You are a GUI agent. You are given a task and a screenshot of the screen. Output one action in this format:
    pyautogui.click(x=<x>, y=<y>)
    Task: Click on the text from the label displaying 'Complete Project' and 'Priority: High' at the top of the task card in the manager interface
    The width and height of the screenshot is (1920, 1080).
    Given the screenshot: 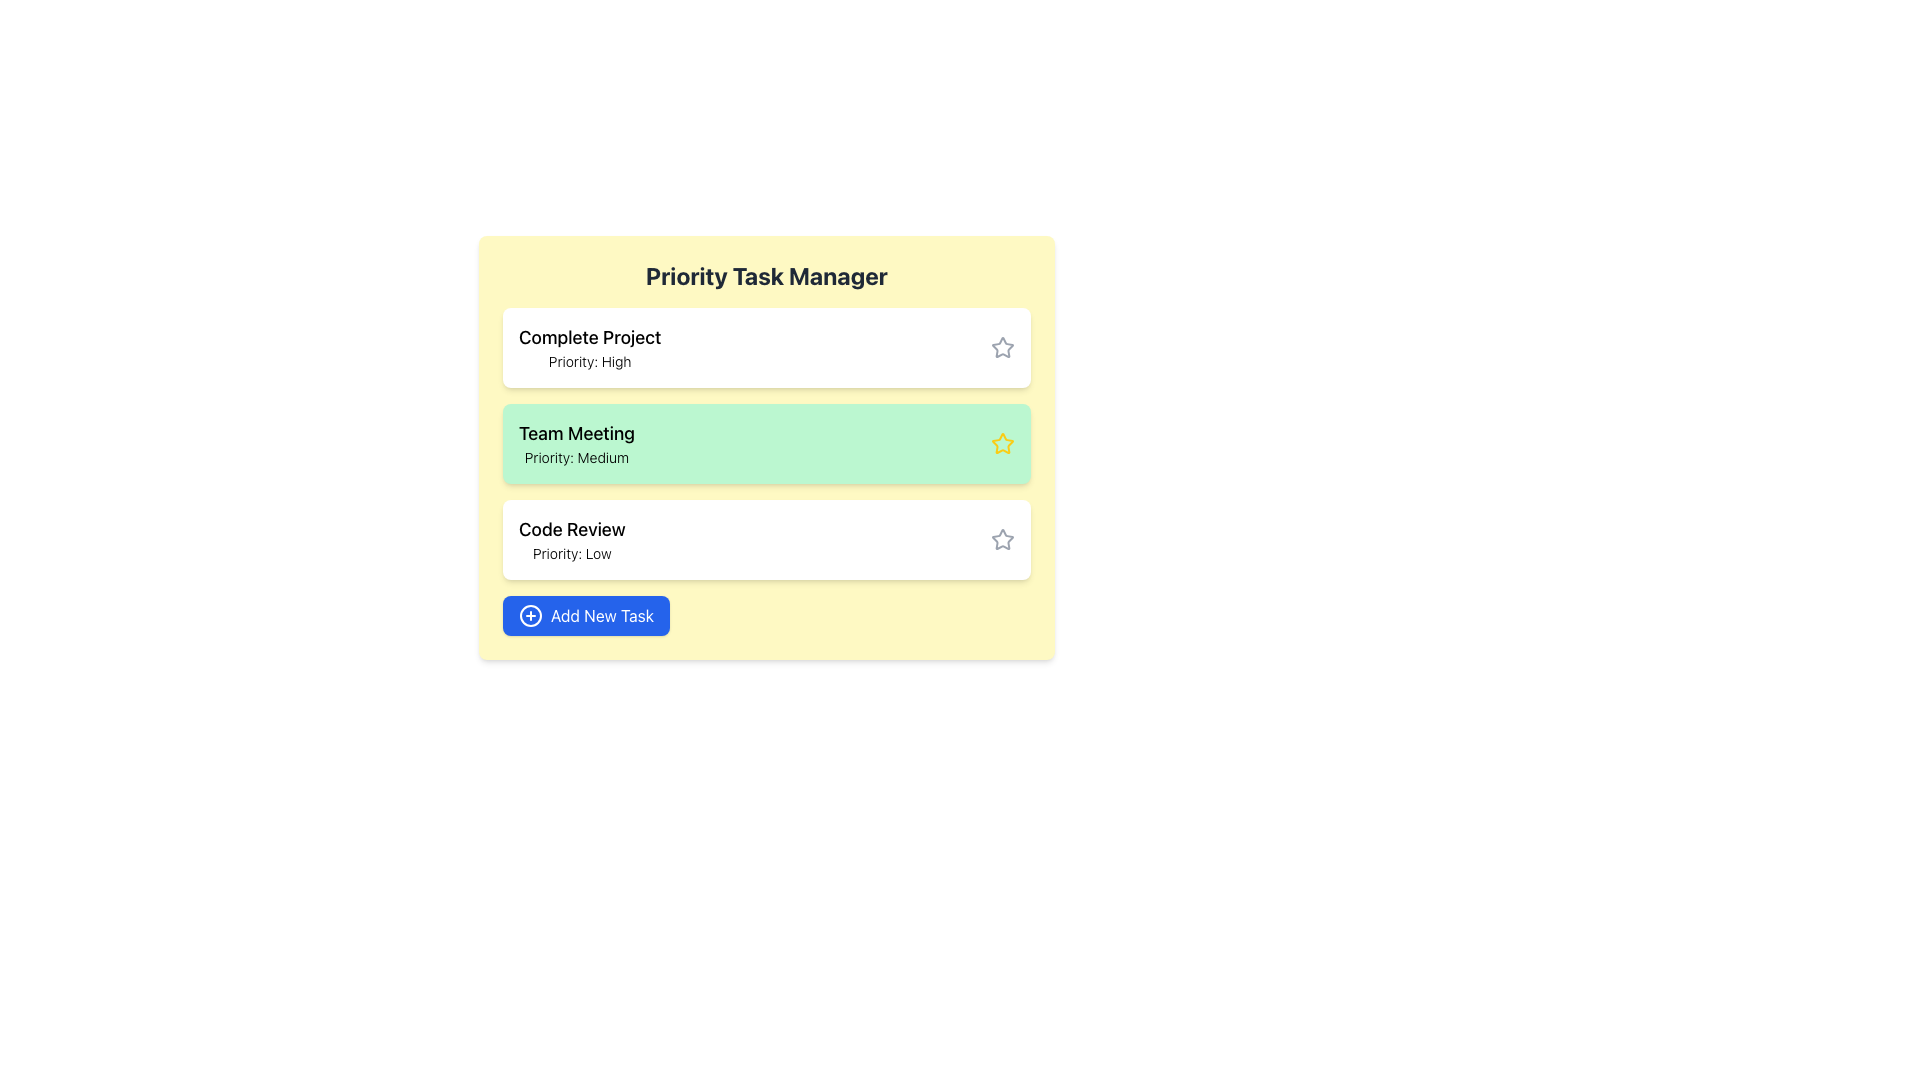 What is the action you would take?
    pyautogui.click(x=589, y=346)
    